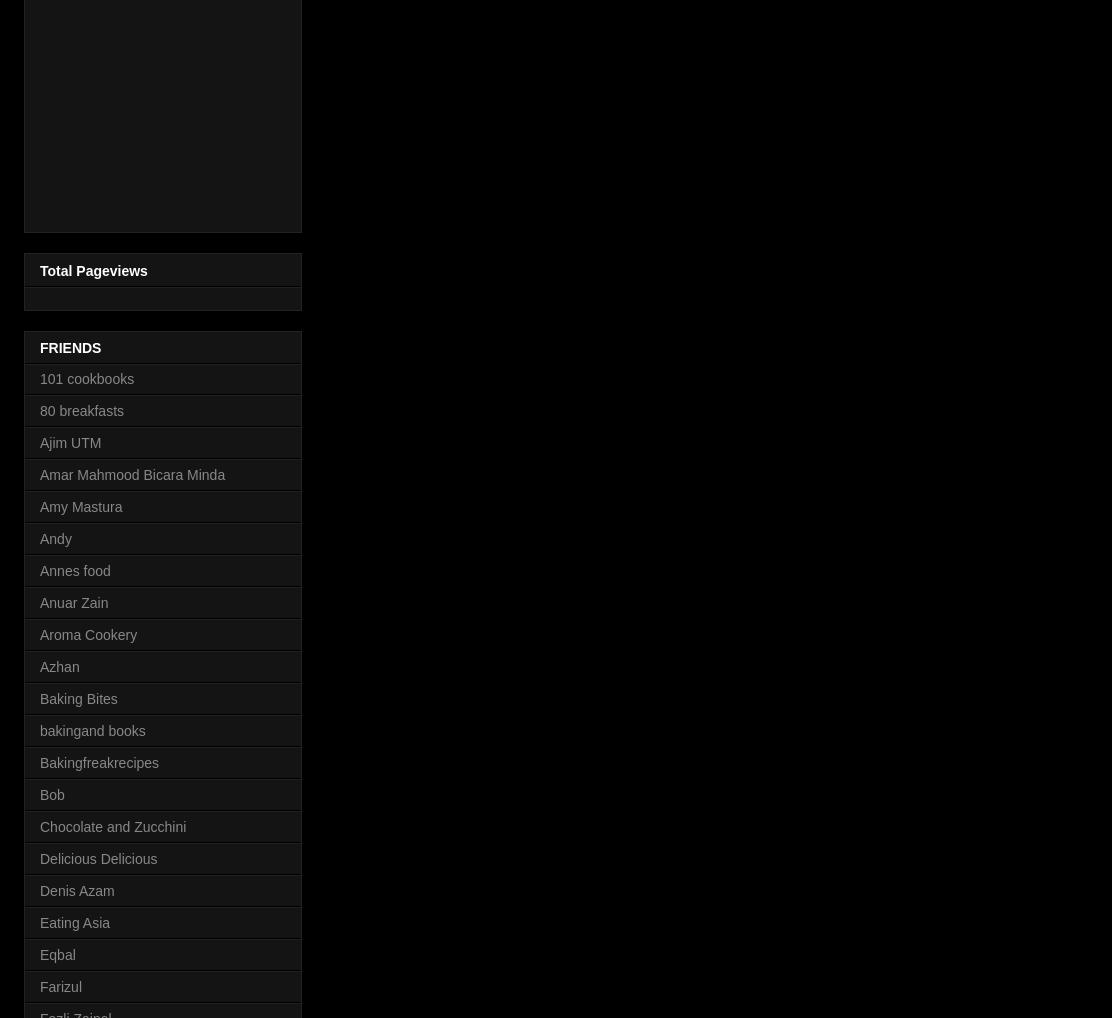 Image resolution: width=1112 pixels, height=1018 pixels. I want to click on 'Bakingfreakrecipes', so click(98, 760).